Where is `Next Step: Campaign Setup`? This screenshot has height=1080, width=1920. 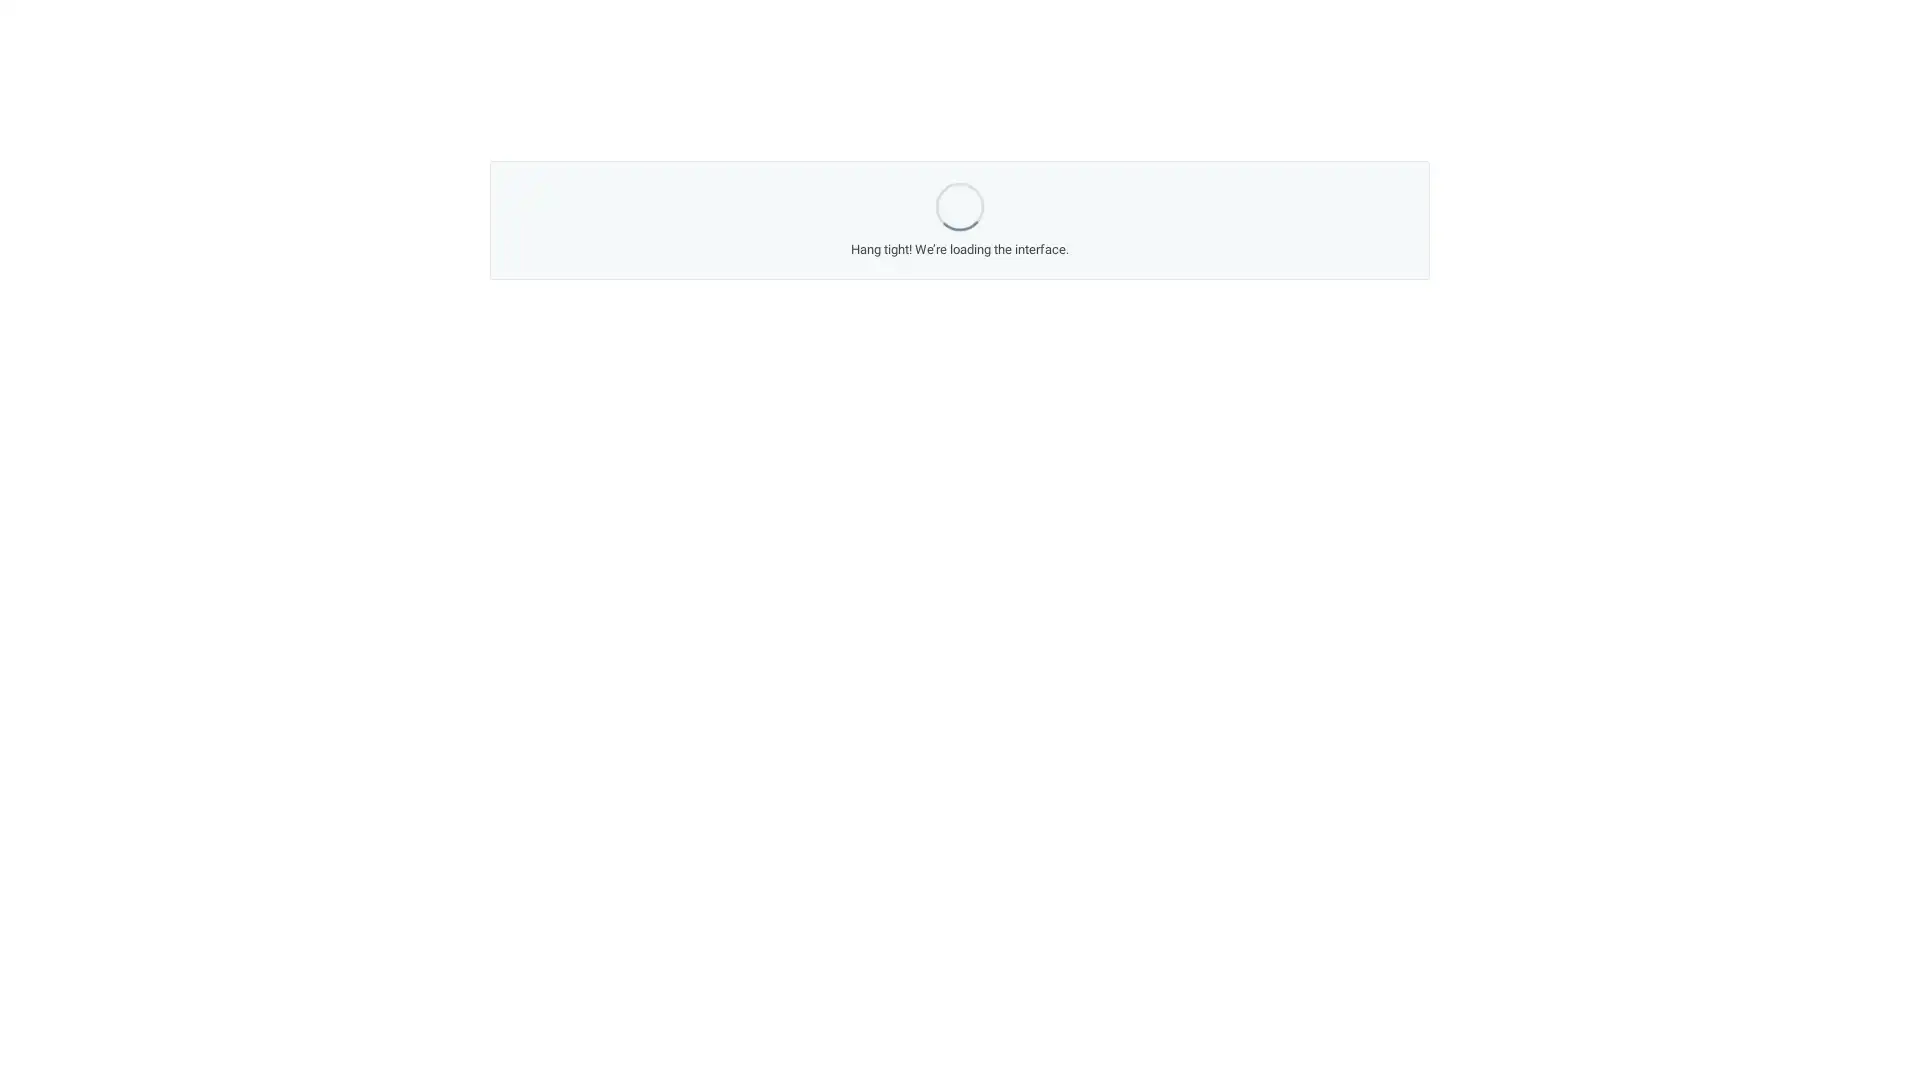
Next Step: Campaign Setup is located at coordinates (1121, 712).